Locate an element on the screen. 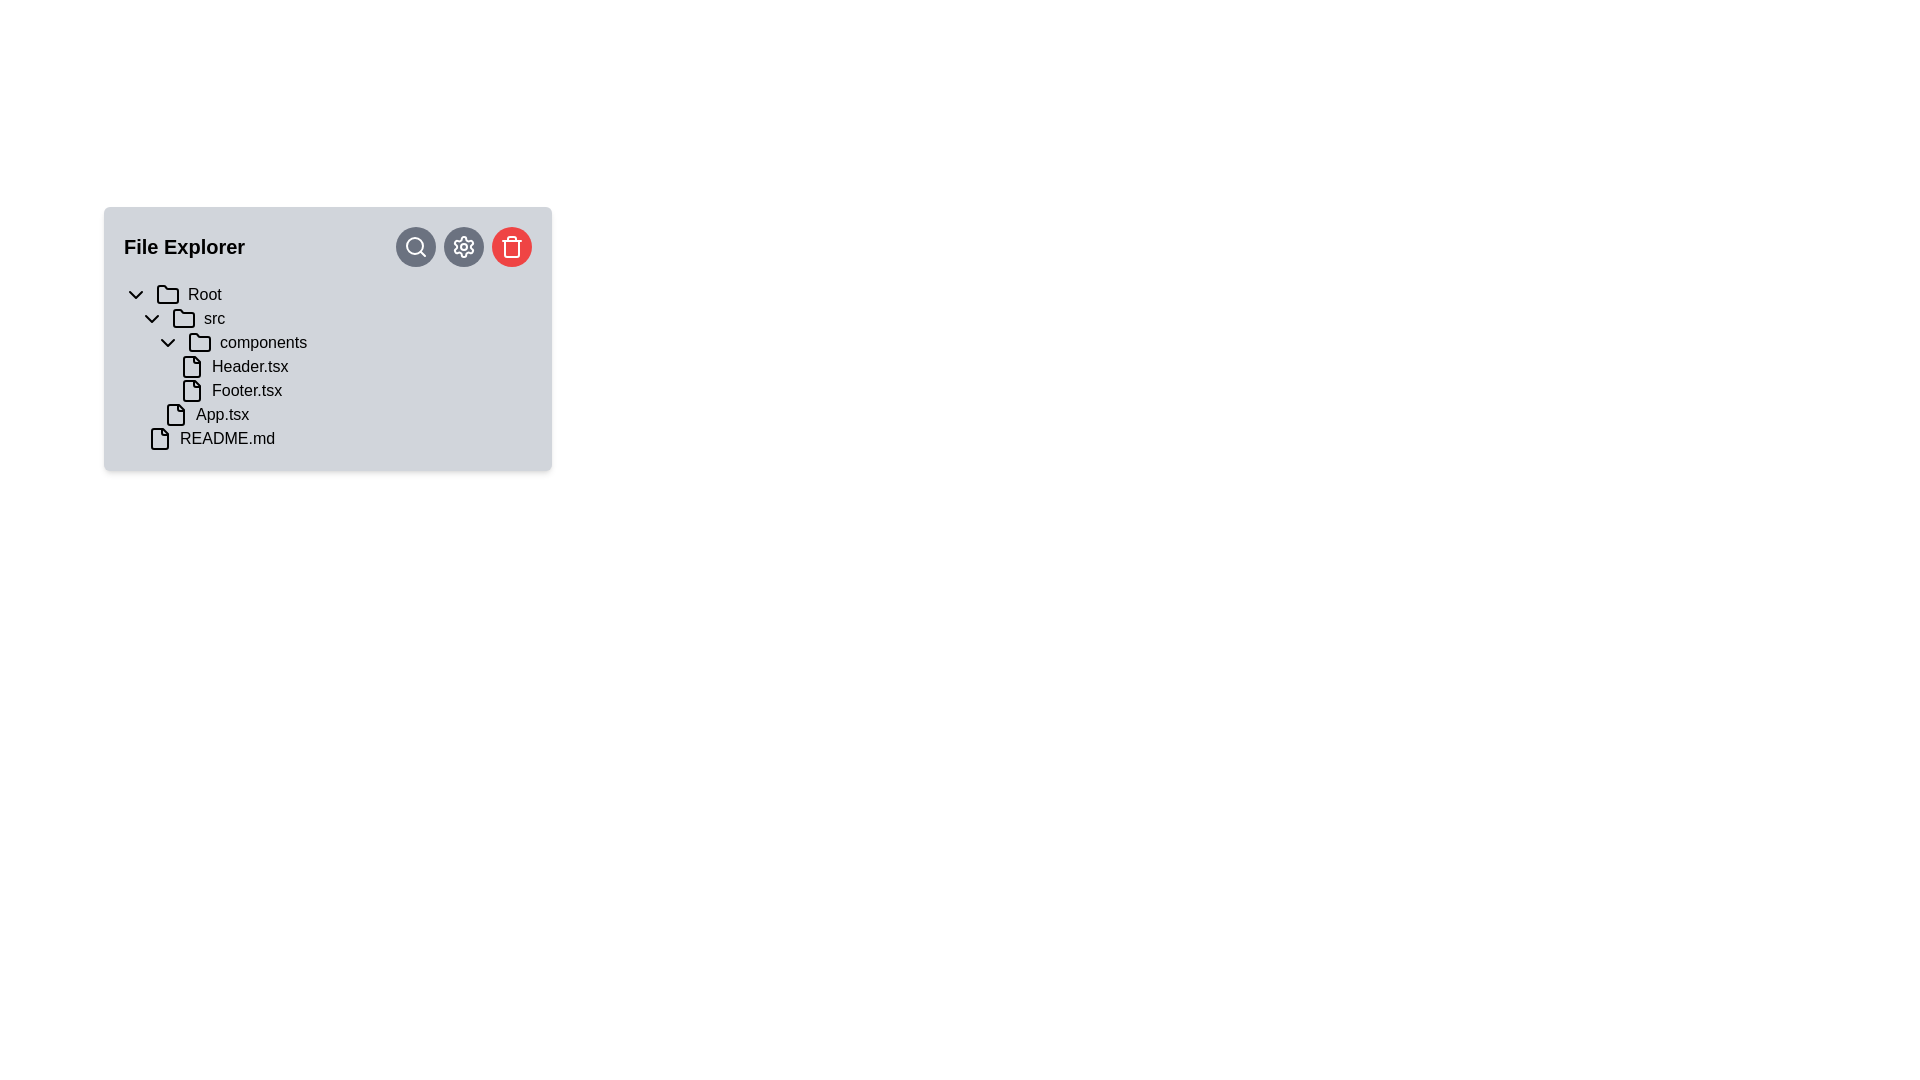  the file entry labeled 'README.md' in the file explorer is located at coordinates (336, 438).